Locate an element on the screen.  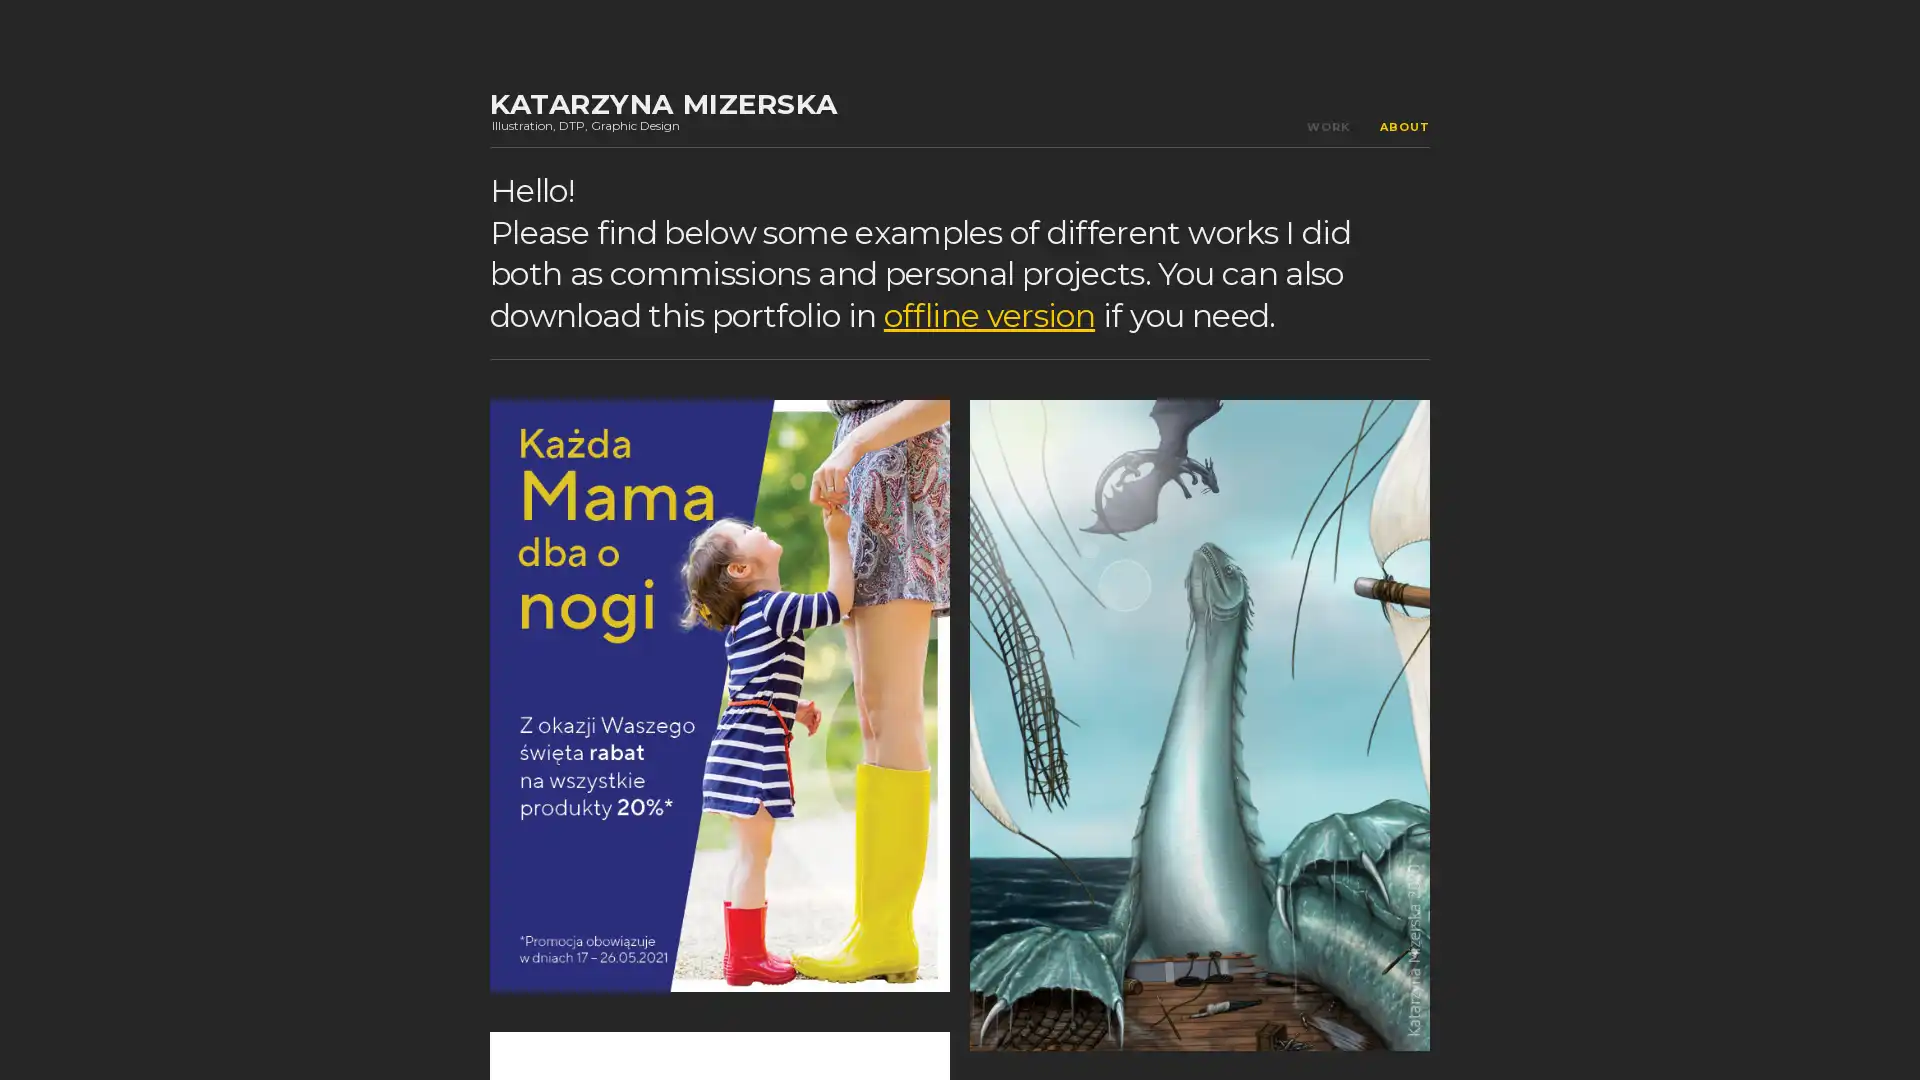
WORK is located at coordinates (1328, 127).